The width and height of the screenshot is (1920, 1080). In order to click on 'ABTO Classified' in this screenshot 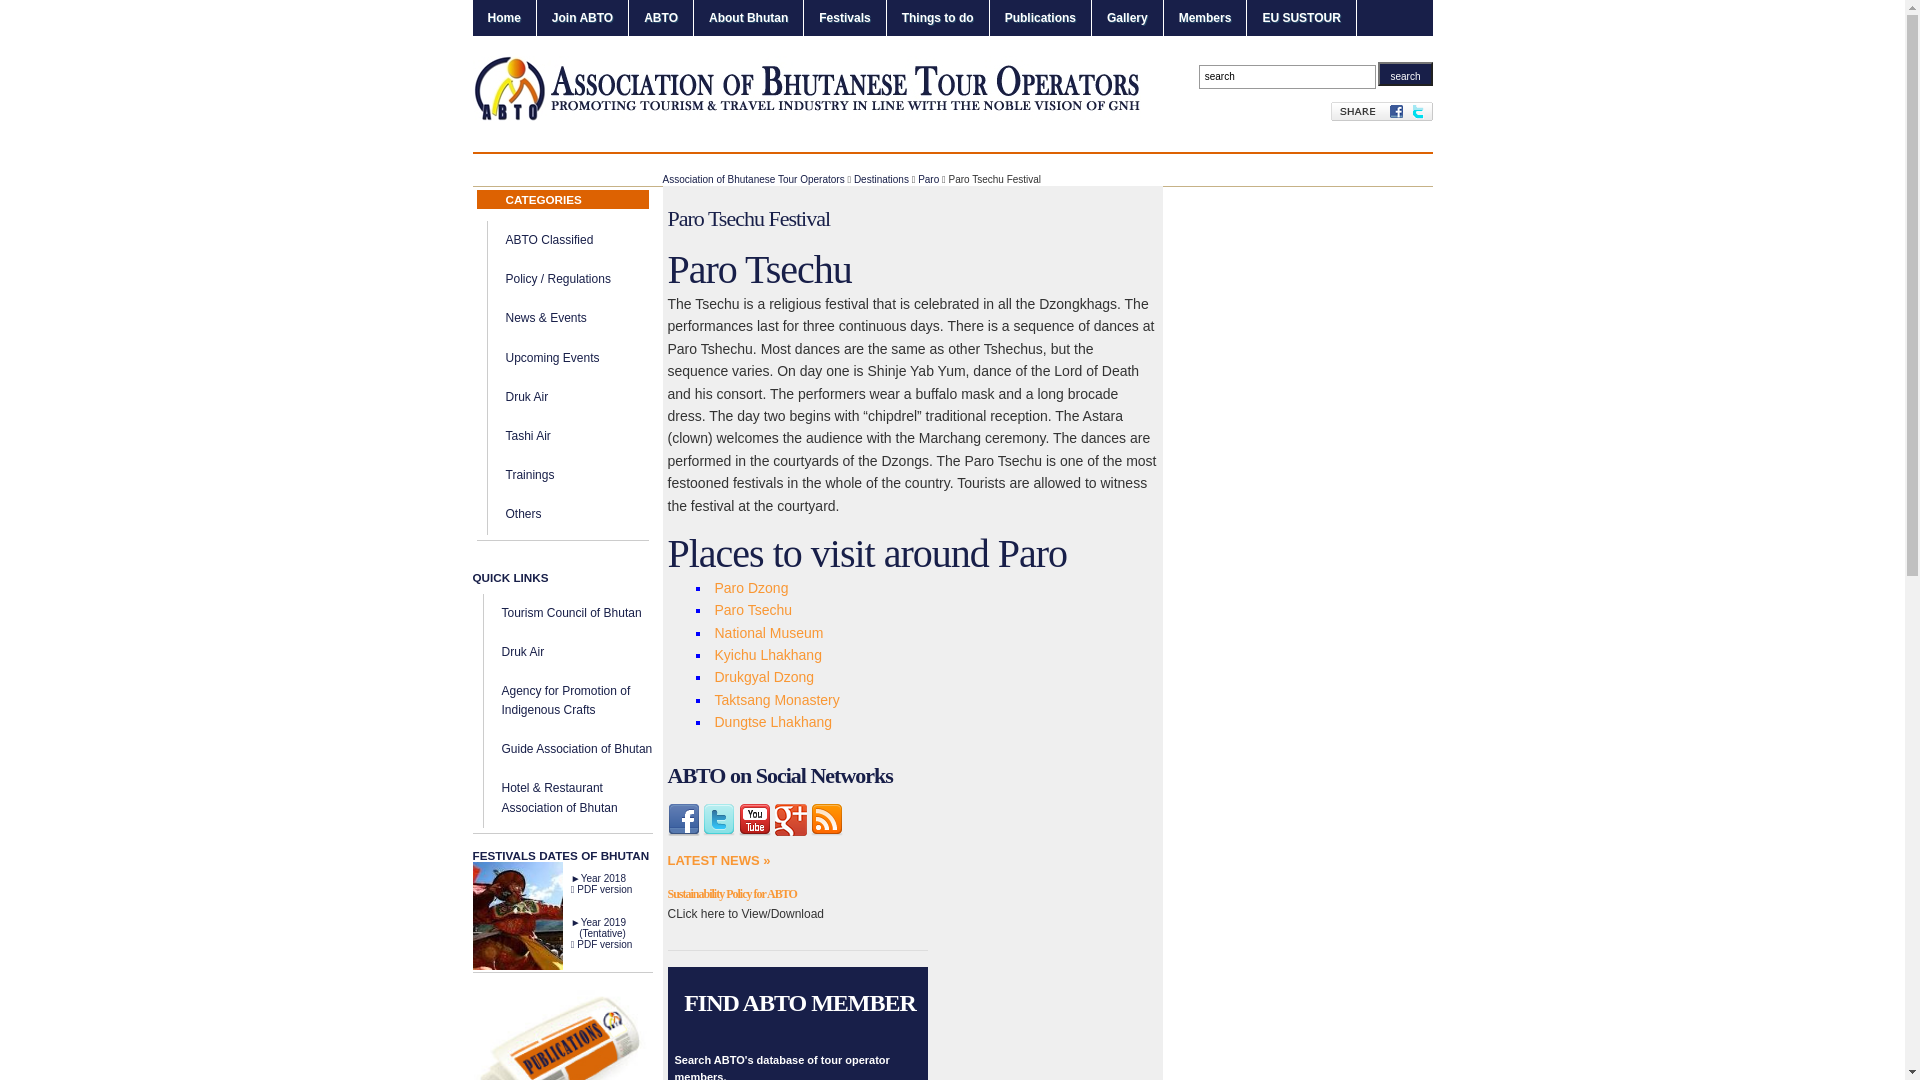, I will do `click(505, 238)`.